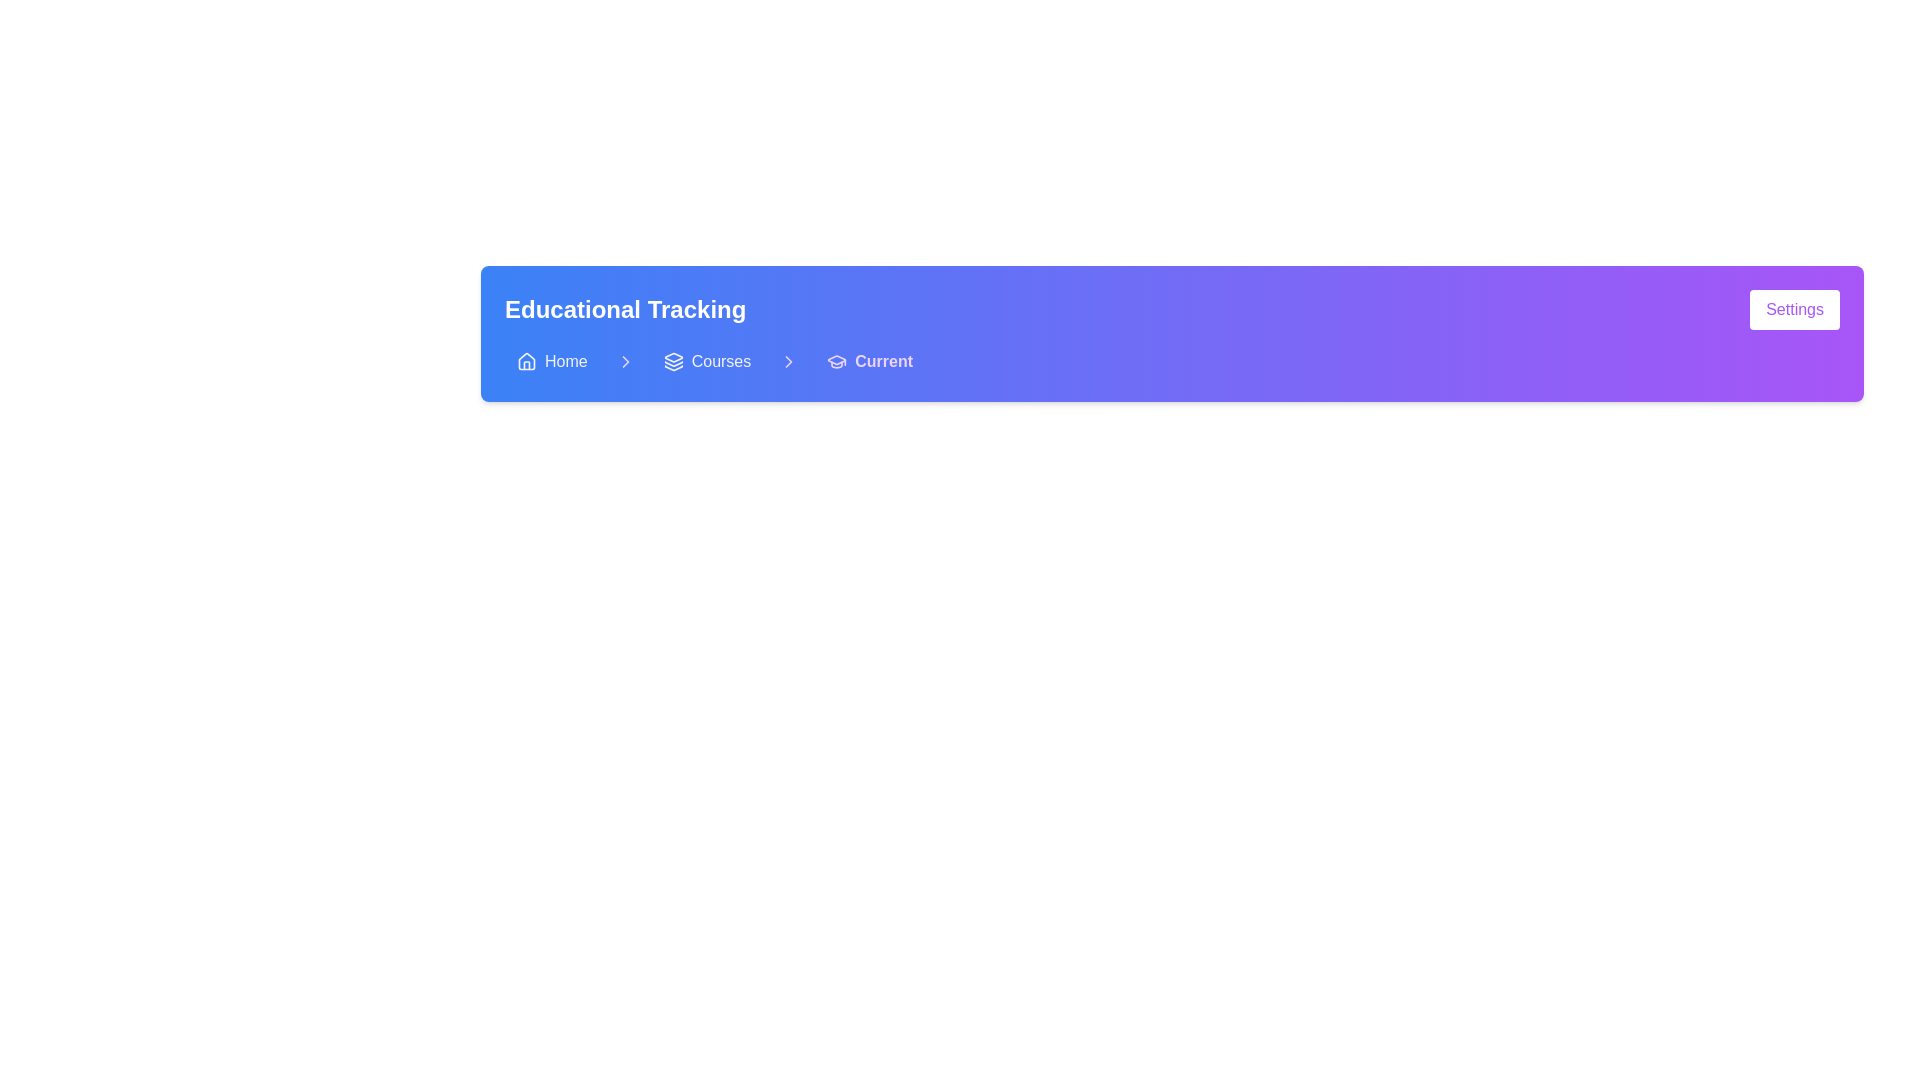  I want to click on the small rightward arrow icon in the navigation breadcrumb trail that visually separates the 'Courses' section from the 'Current' section, so click(788, 362).